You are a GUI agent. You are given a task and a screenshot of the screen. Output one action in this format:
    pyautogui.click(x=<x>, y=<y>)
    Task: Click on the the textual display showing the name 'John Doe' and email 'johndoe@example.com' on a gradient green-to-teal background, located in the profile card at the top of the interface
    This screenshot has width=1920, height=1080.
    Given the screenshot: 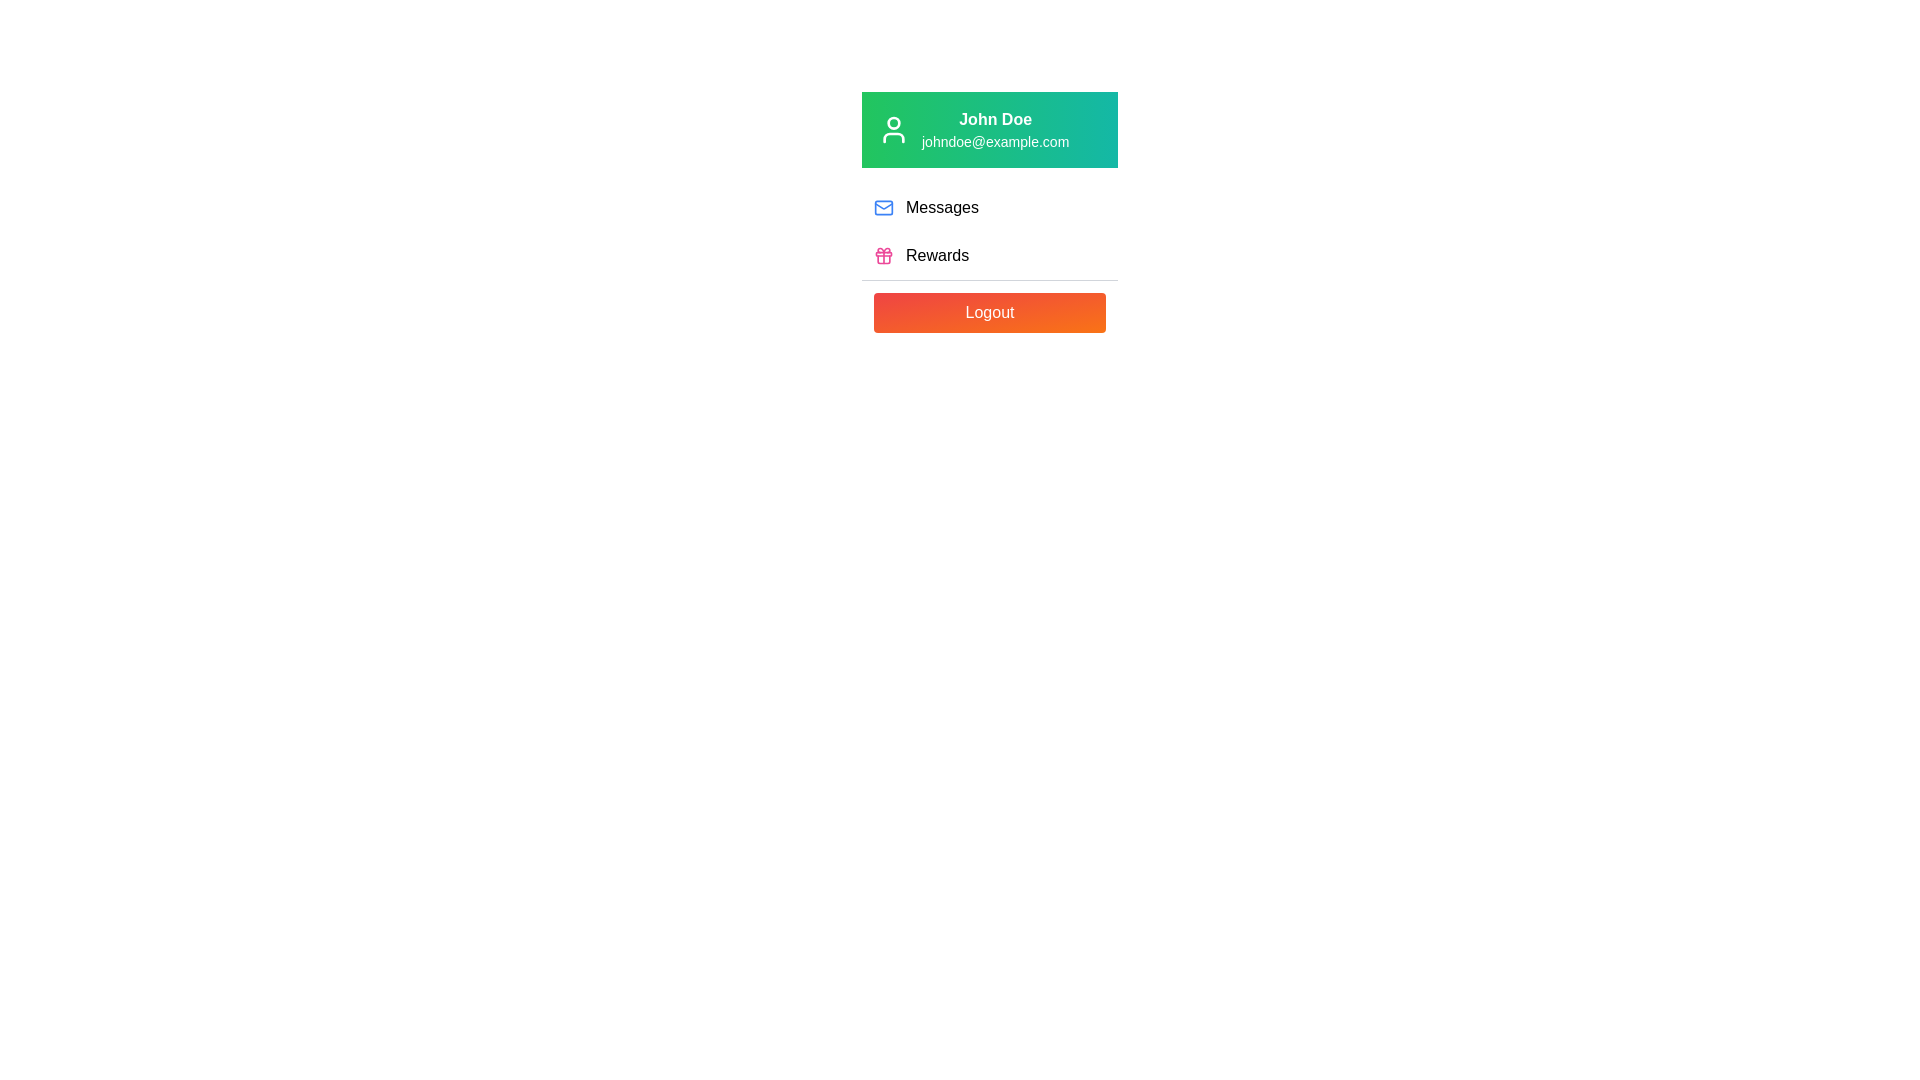 What is the action you would take?
    pyautogui.click(x=995, y=130)
    